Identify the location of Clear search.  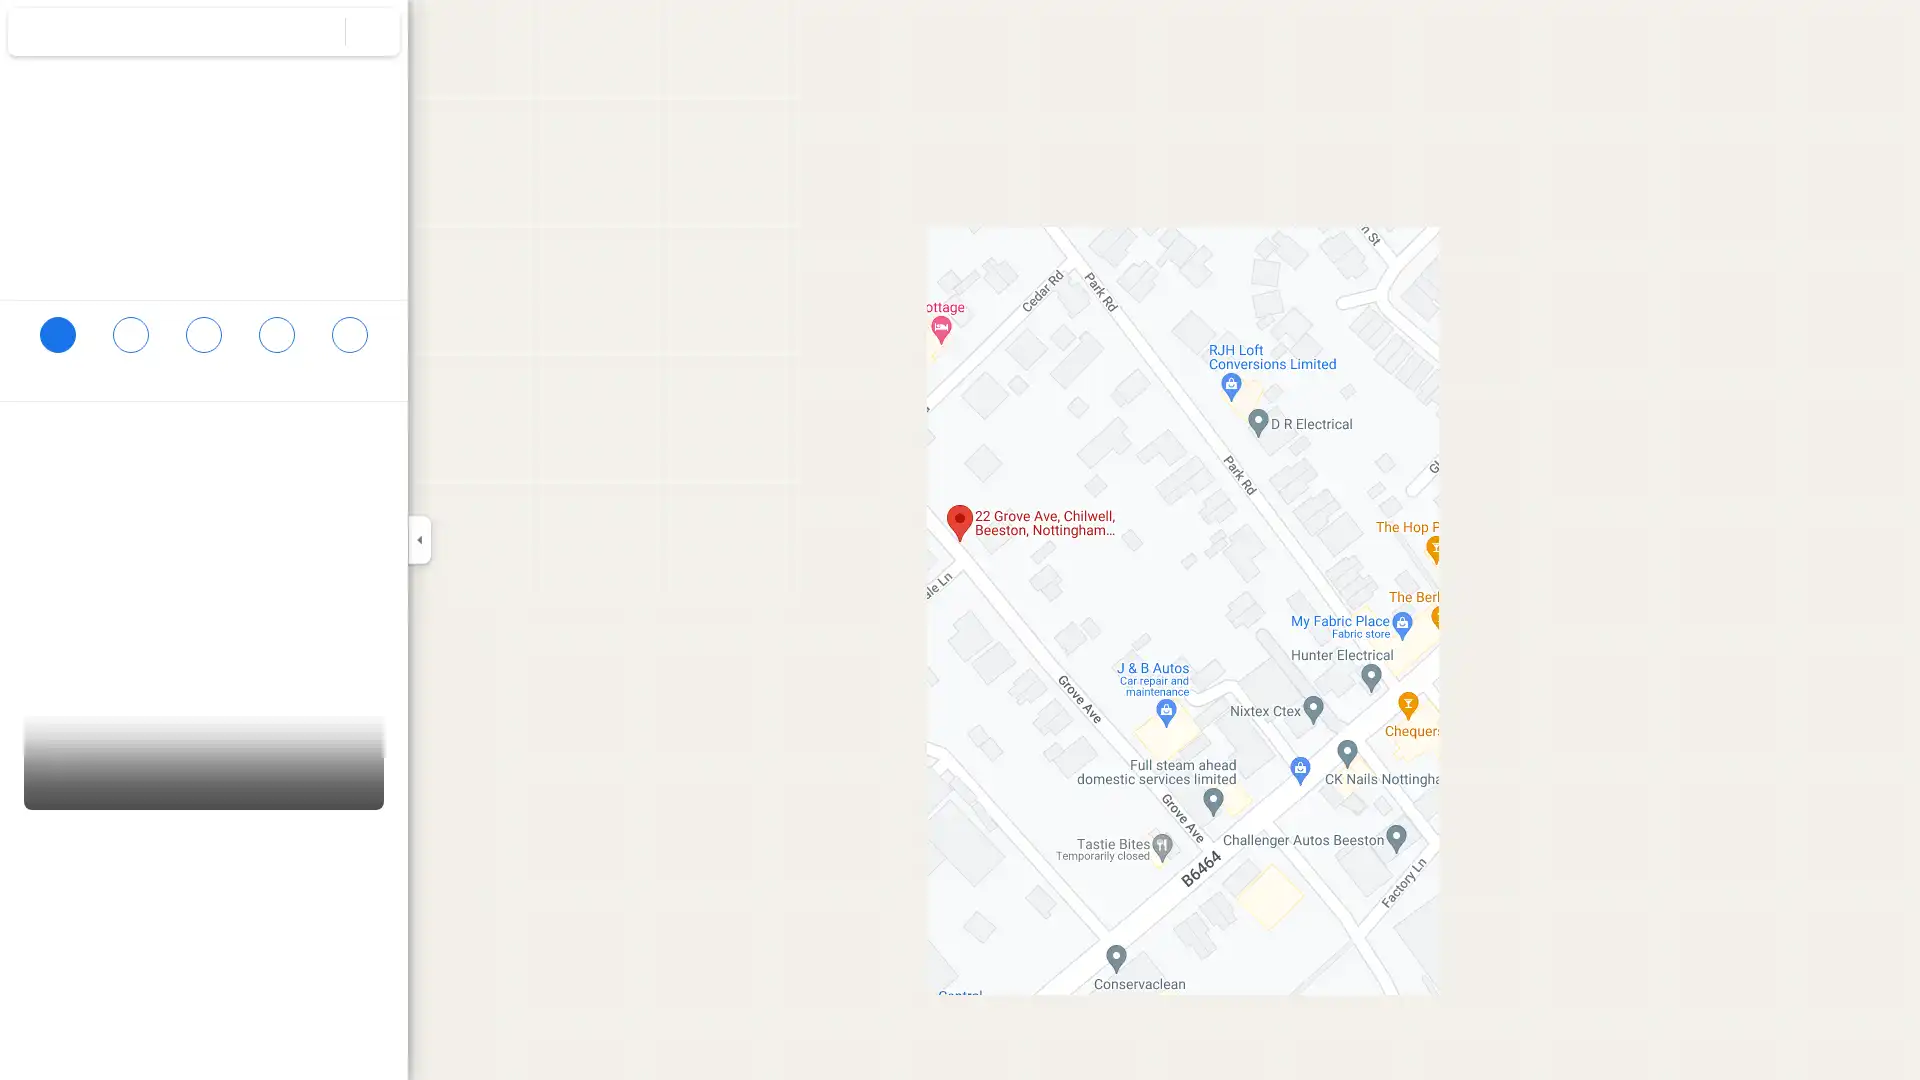
(373, 31).